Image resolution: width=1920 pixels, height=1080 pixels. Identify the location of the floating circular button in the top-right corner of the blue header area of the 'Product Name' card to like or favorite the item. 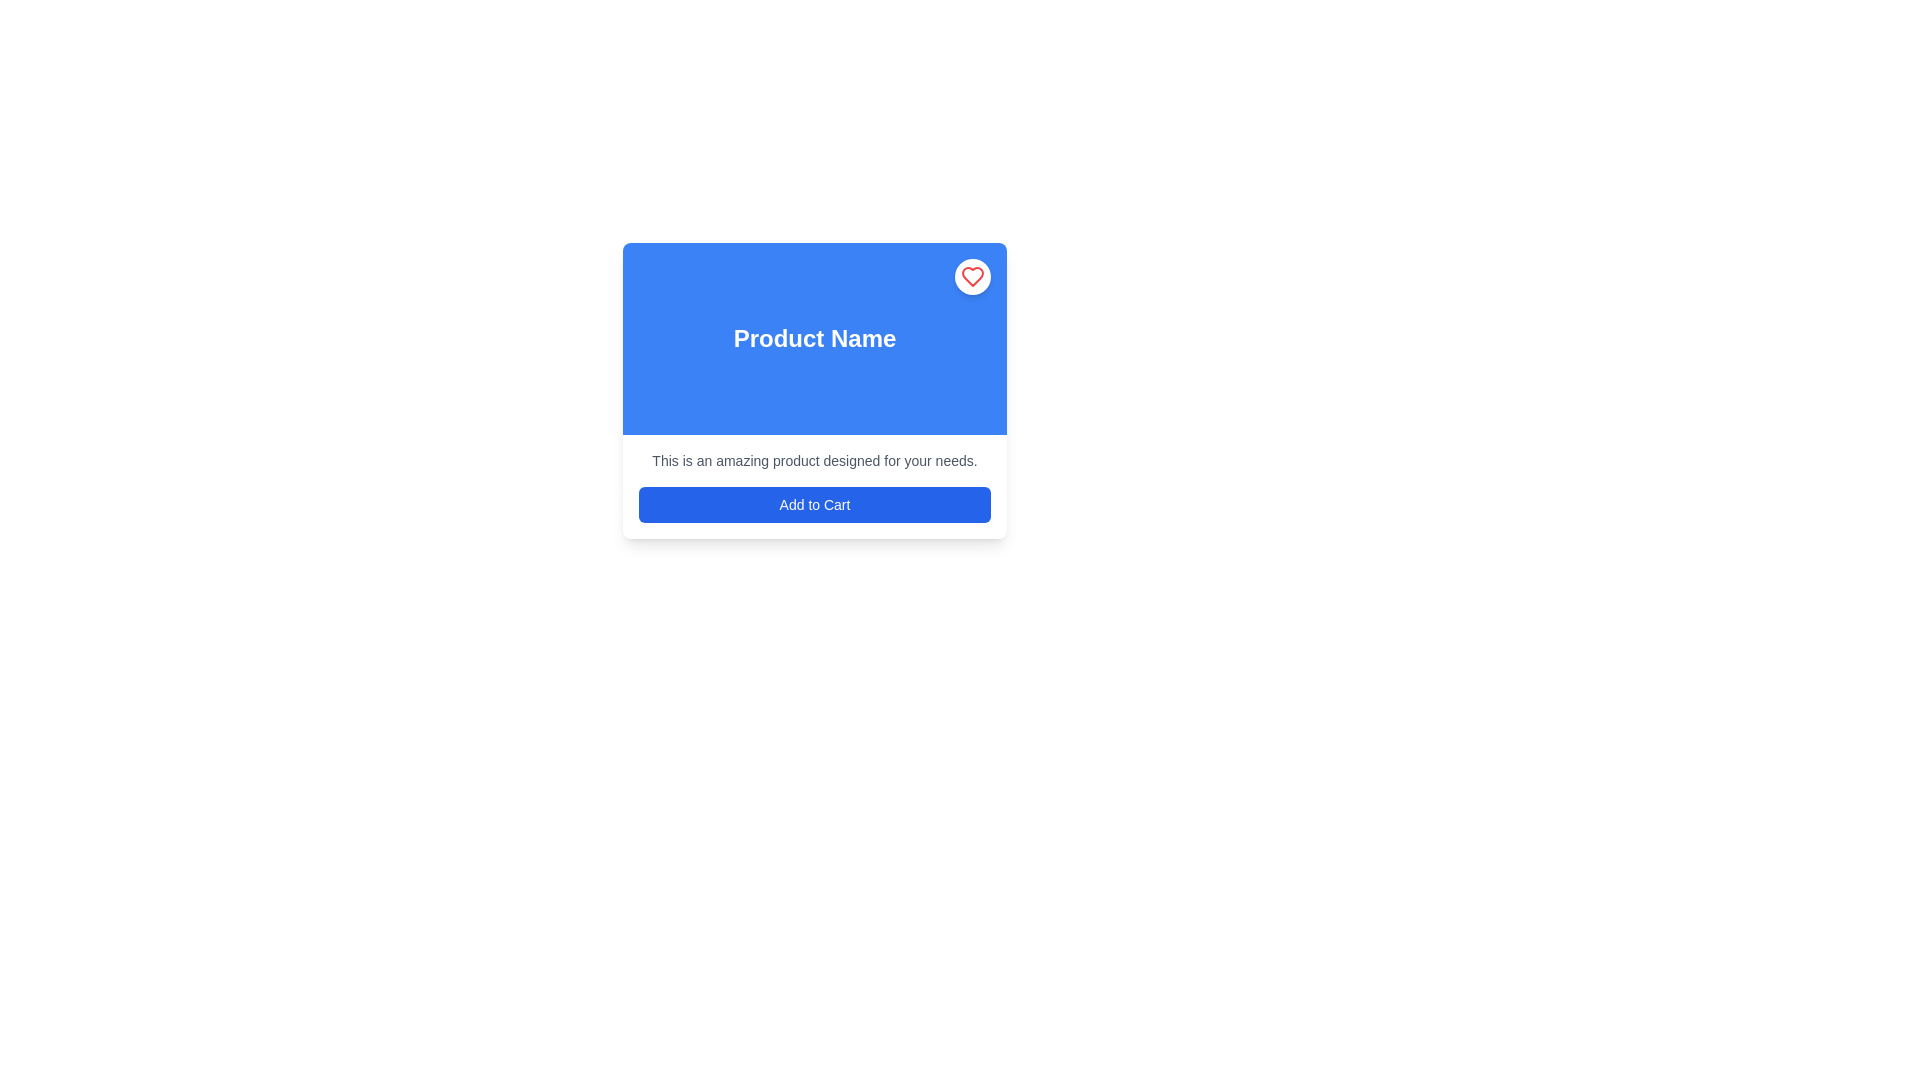
(973, 277).